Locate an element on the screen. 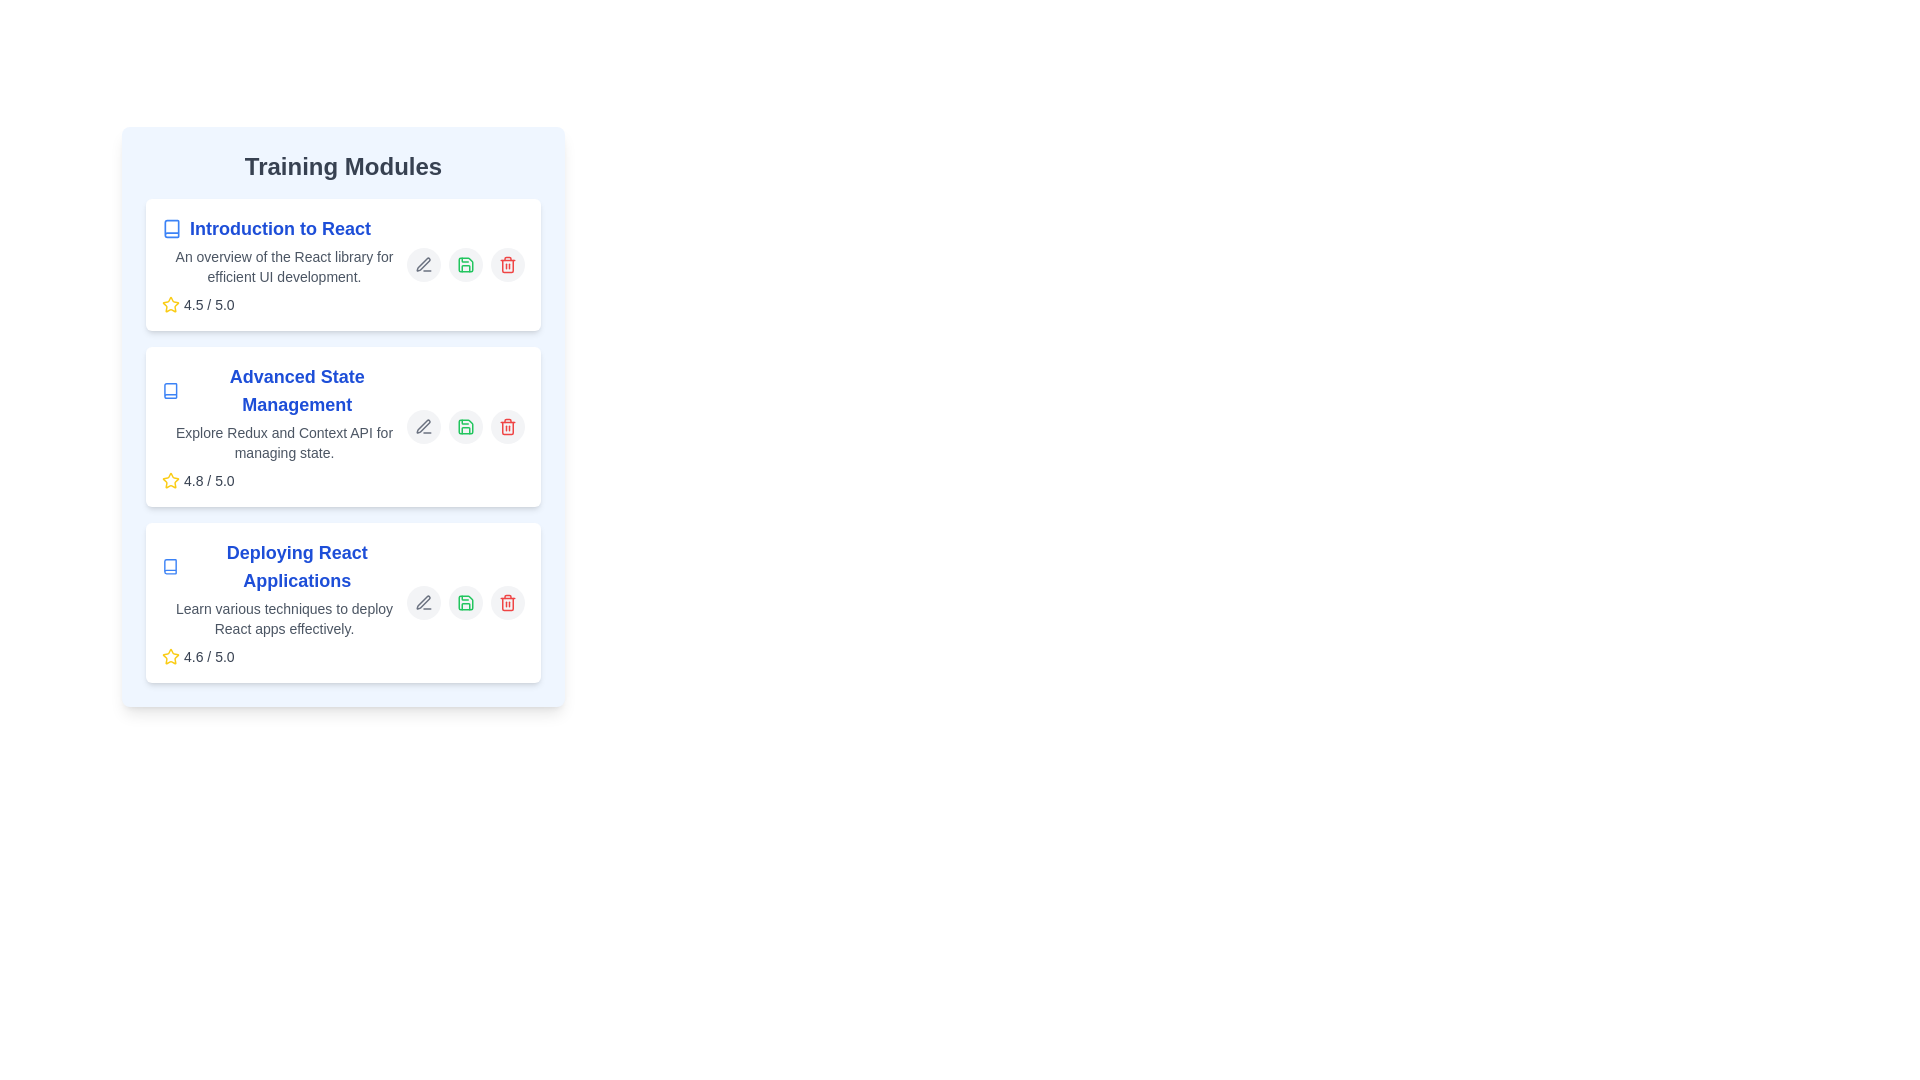  the red trash can icon button located next to 'Introduction to React' is located at coordinates (508, 264).